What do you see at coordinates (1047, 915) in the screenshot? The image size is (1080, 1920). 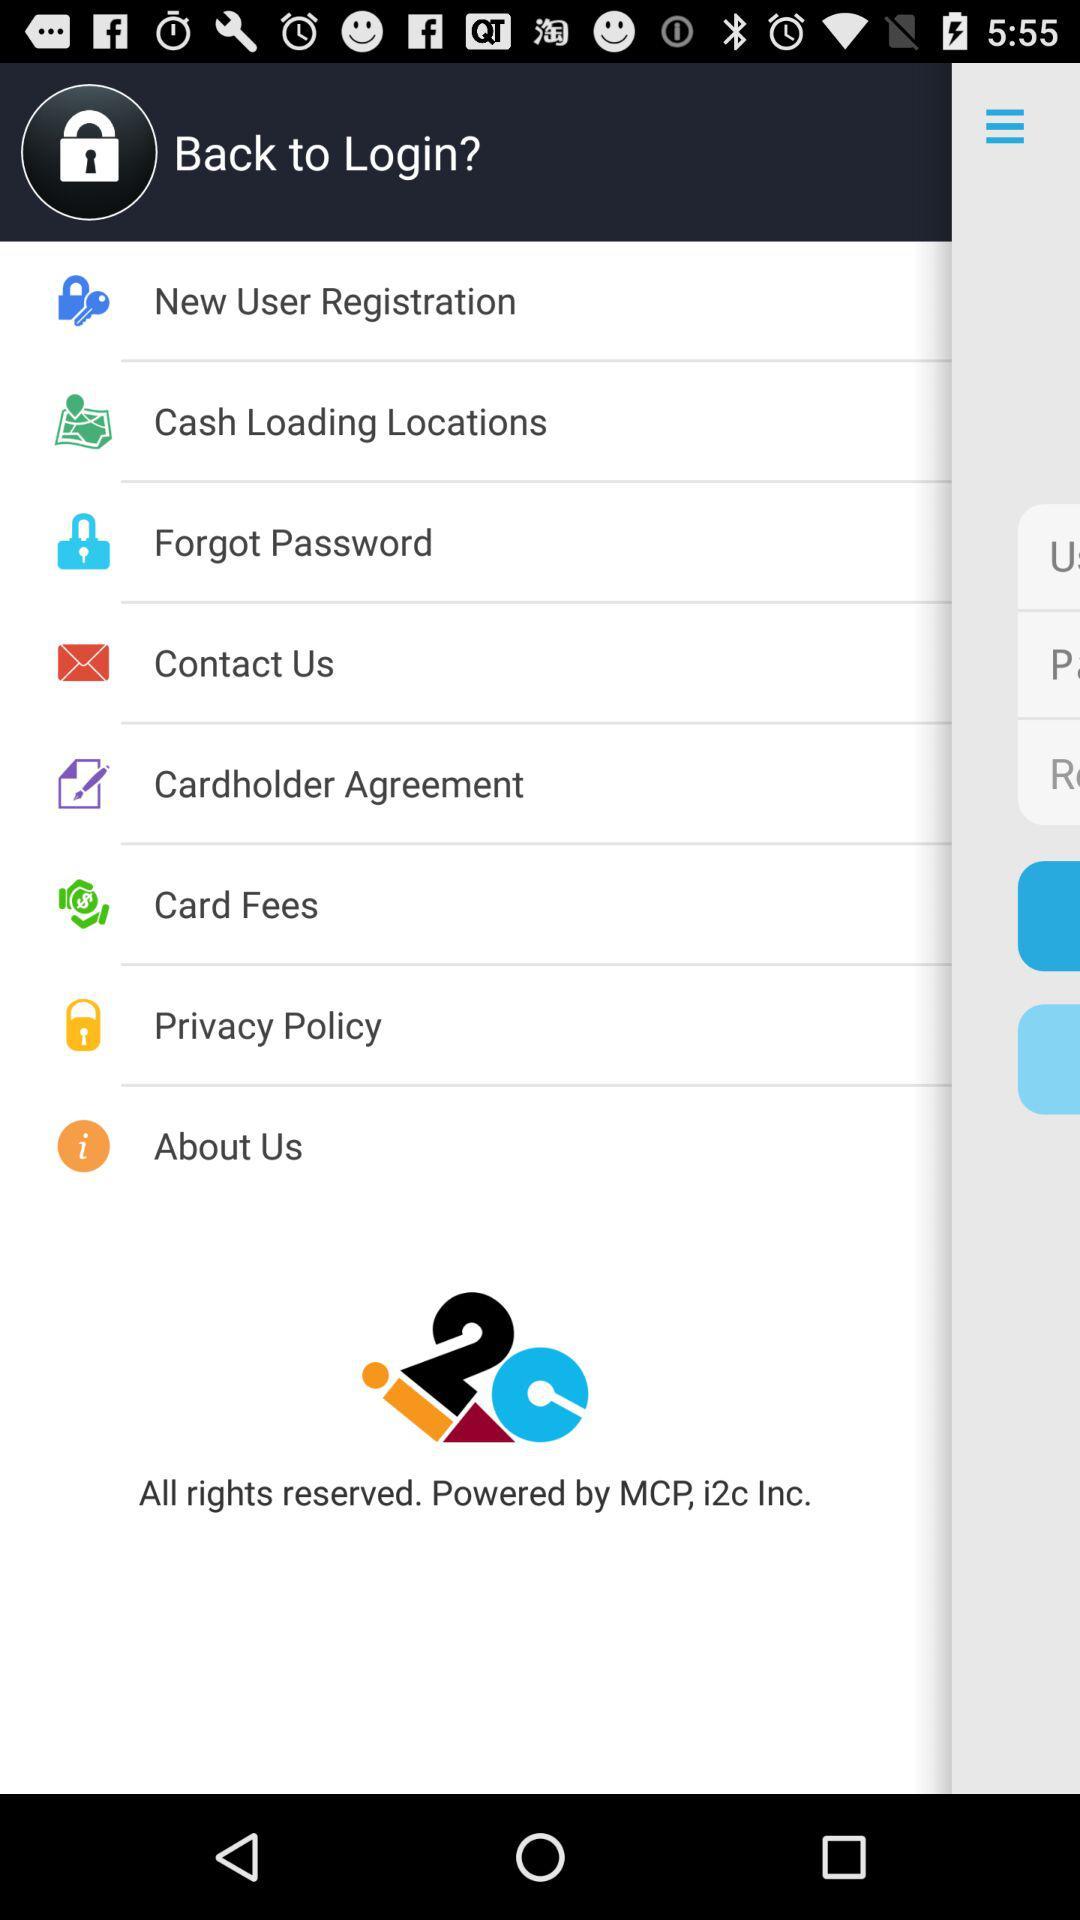 I see `item to the right of the card fees` at bounding box center [1047, 915].